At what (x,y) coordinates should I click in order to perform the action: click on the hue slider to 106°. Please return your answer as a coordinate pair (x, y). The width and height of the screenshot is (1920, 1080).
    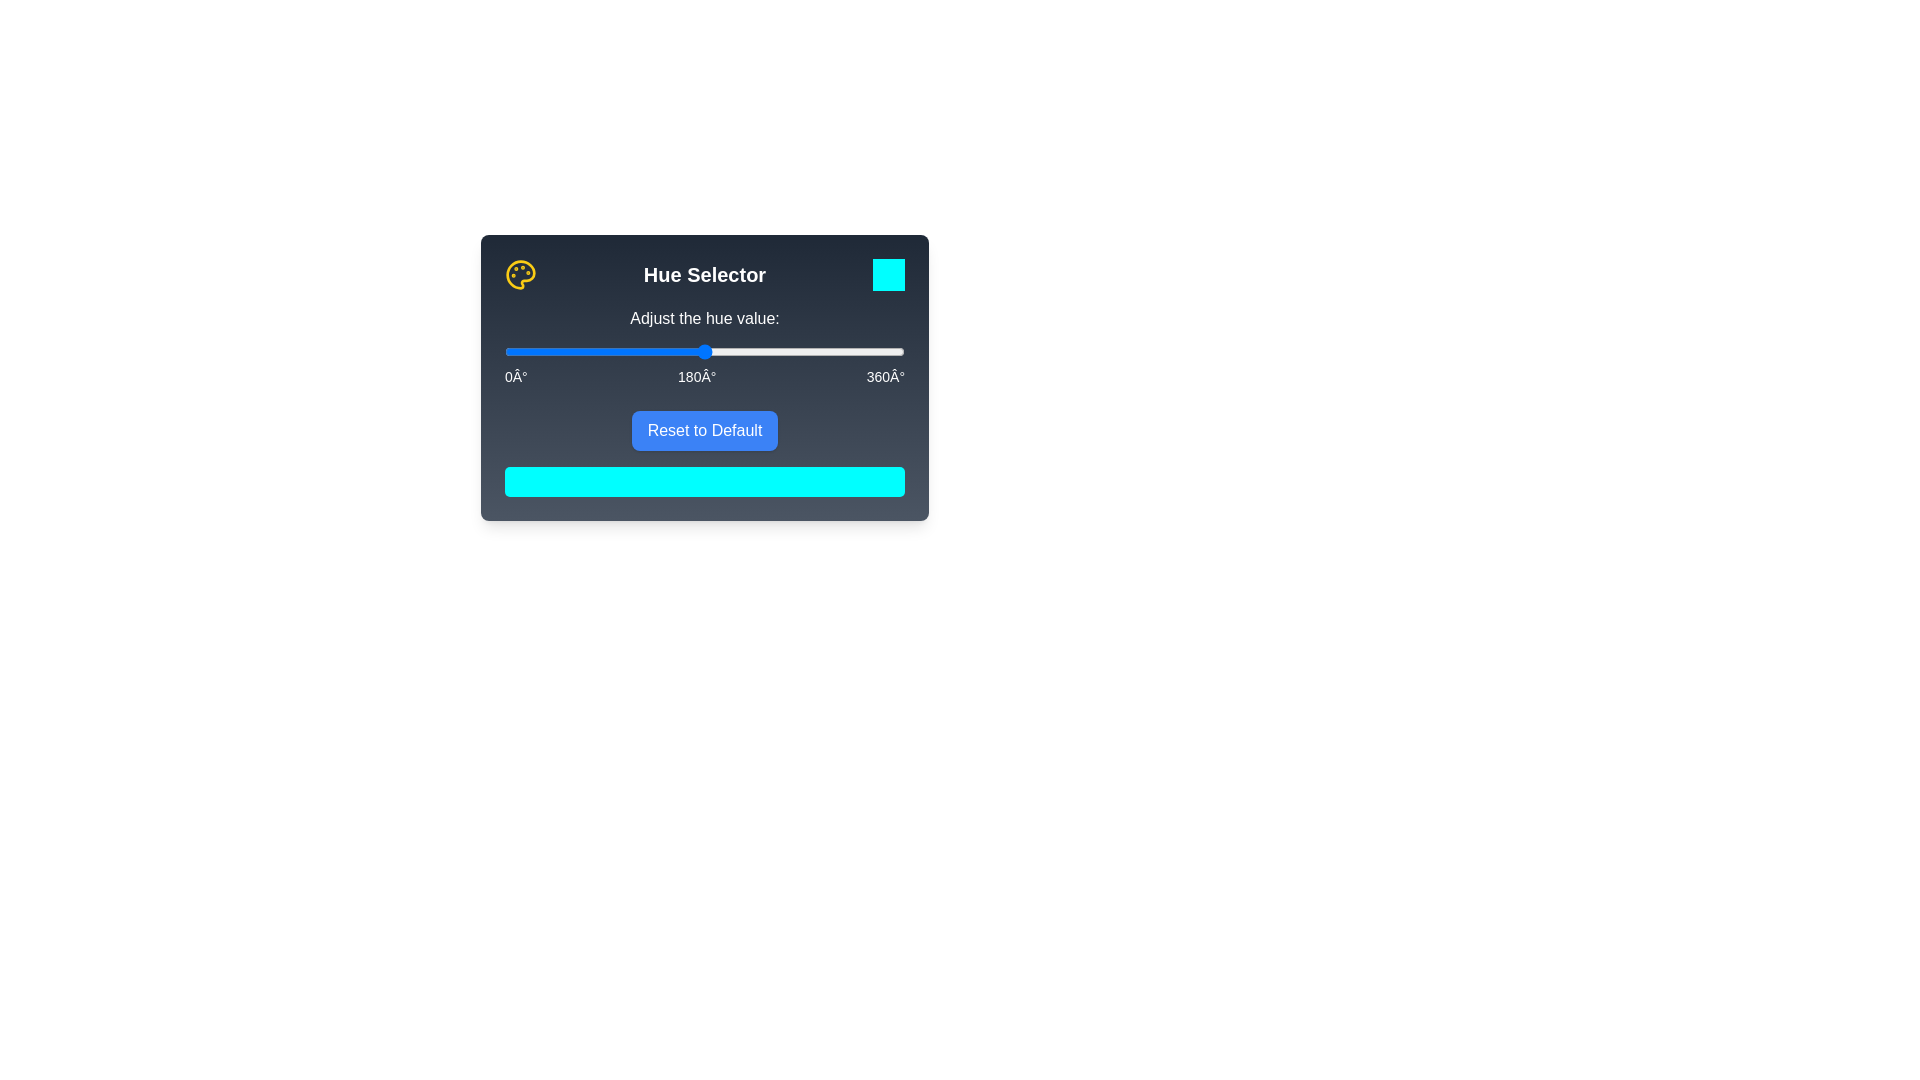
    Looking at the image, I should click on (621, 350).